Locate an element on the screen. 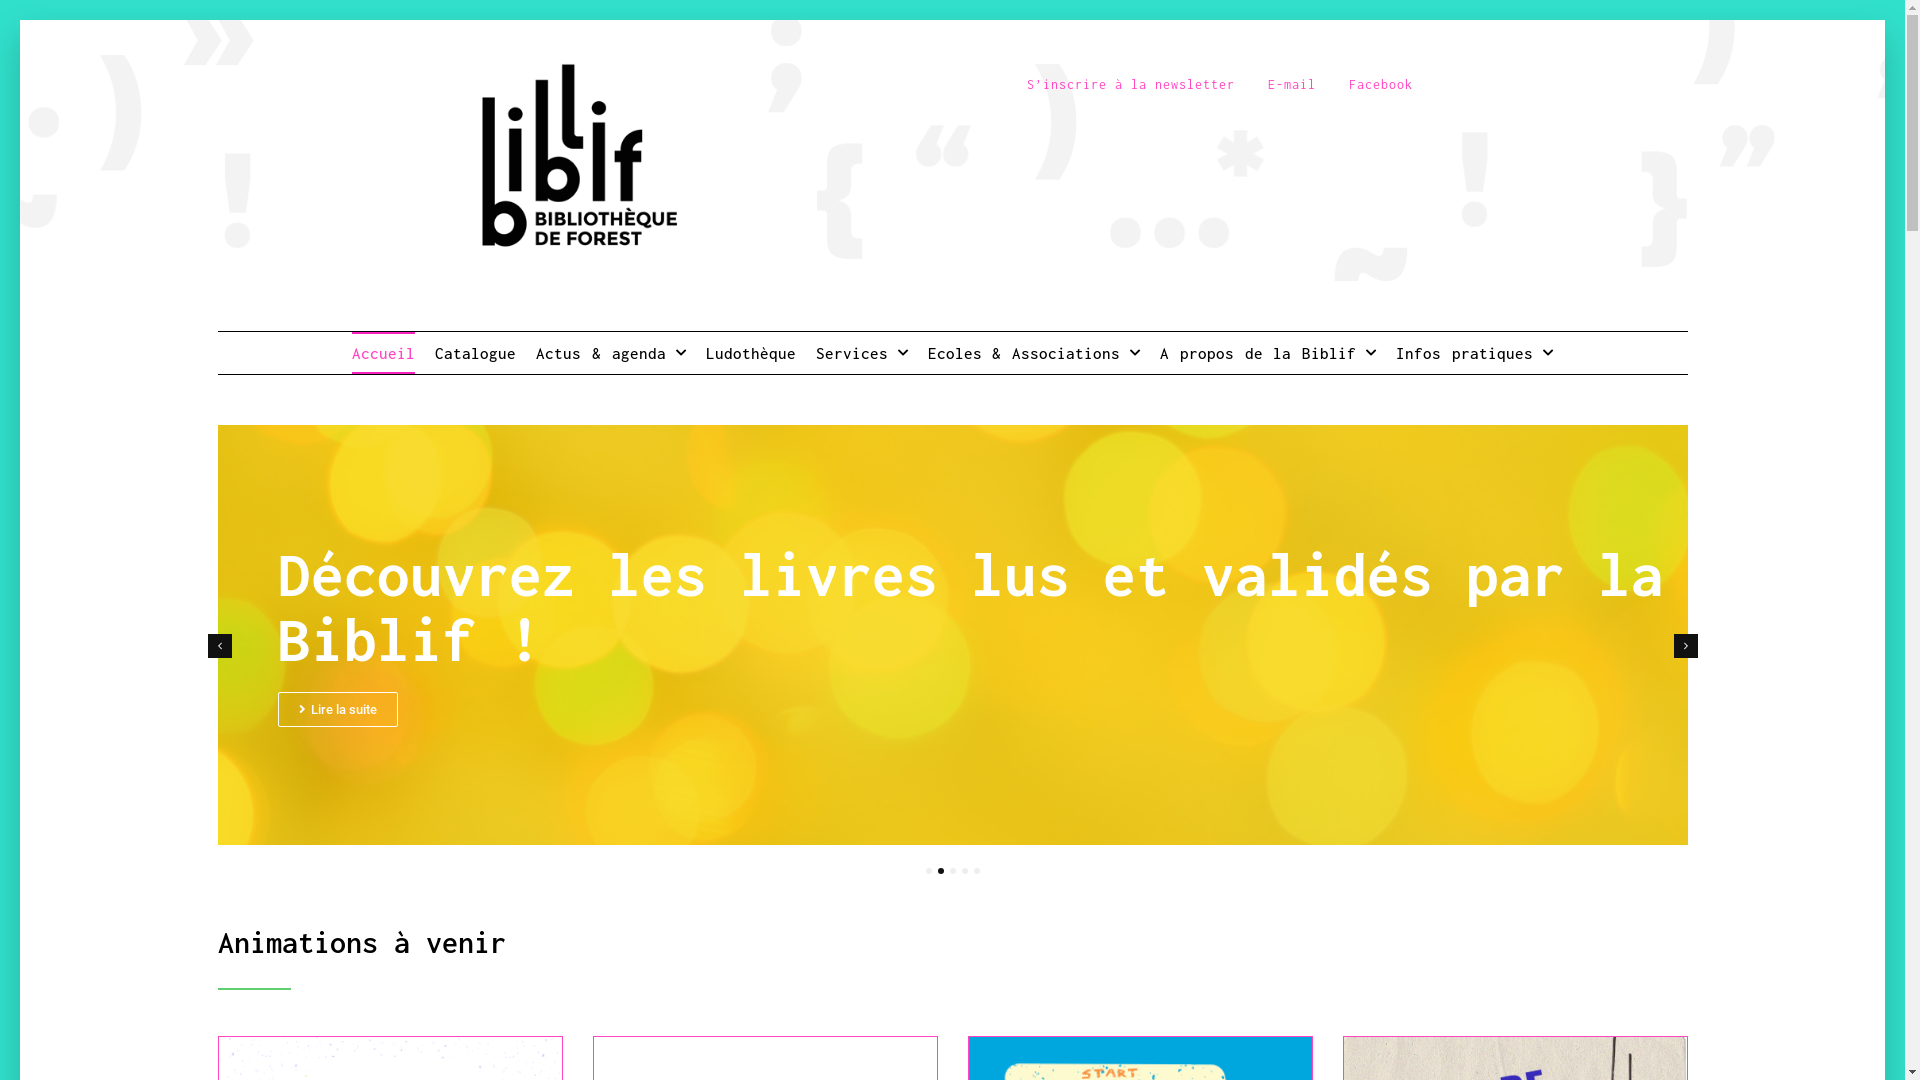 The image size is (1920, 1080). 'Infos pratiques' is located at coordinates (1395, 352).